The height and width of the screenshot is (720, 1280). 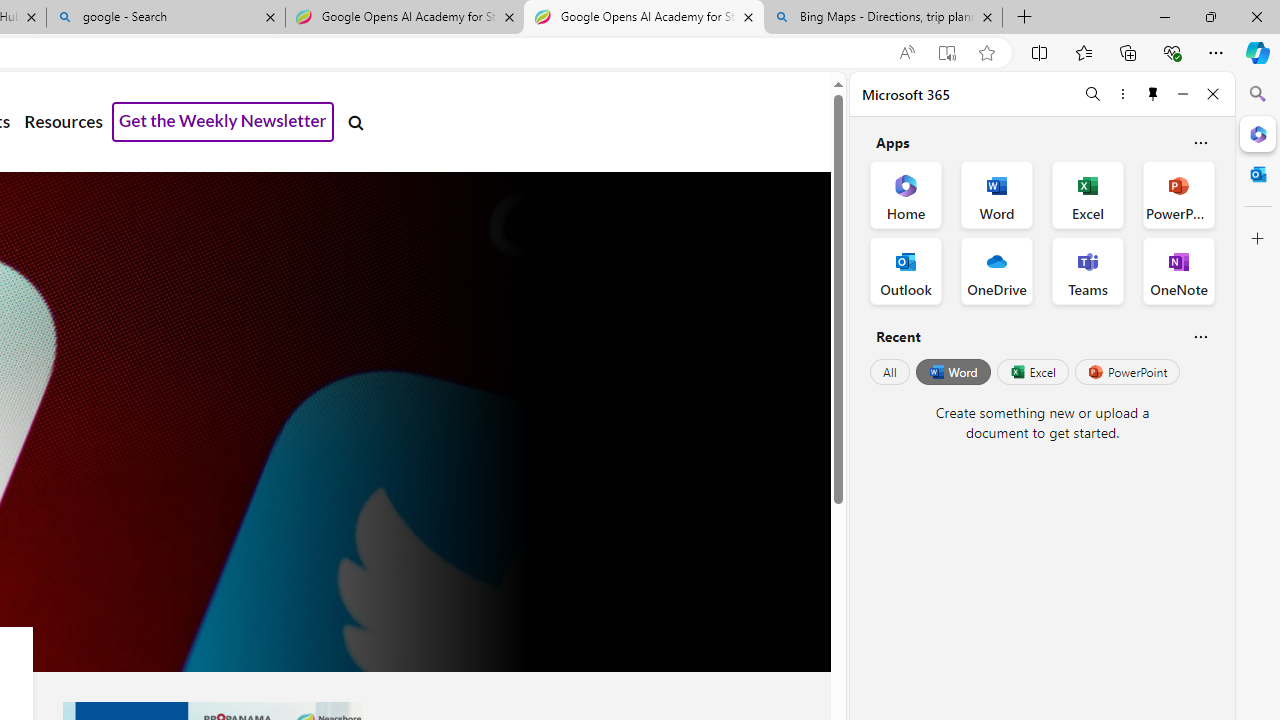 I want to click on 'Close tab', so click(x=987, y=17).